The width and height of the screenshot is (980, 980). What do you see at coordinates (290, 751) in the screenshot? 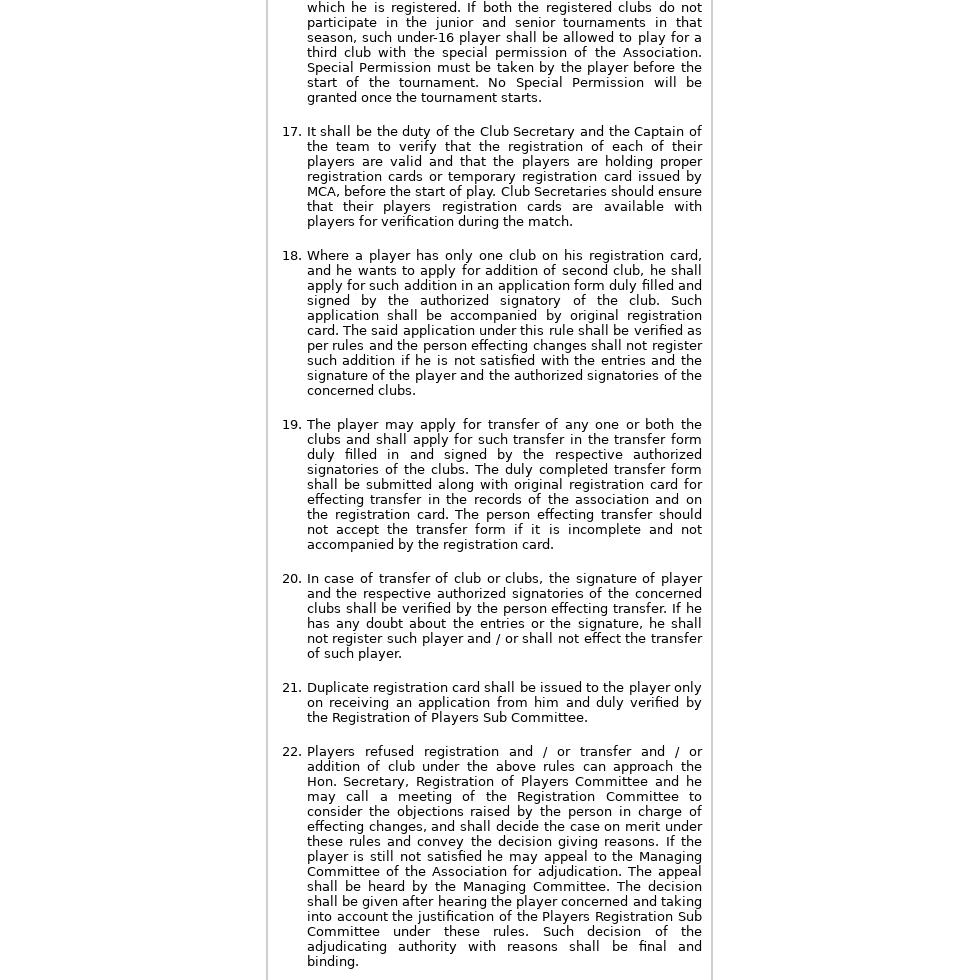
I see `'22.'` at bounding box center [290, 751].